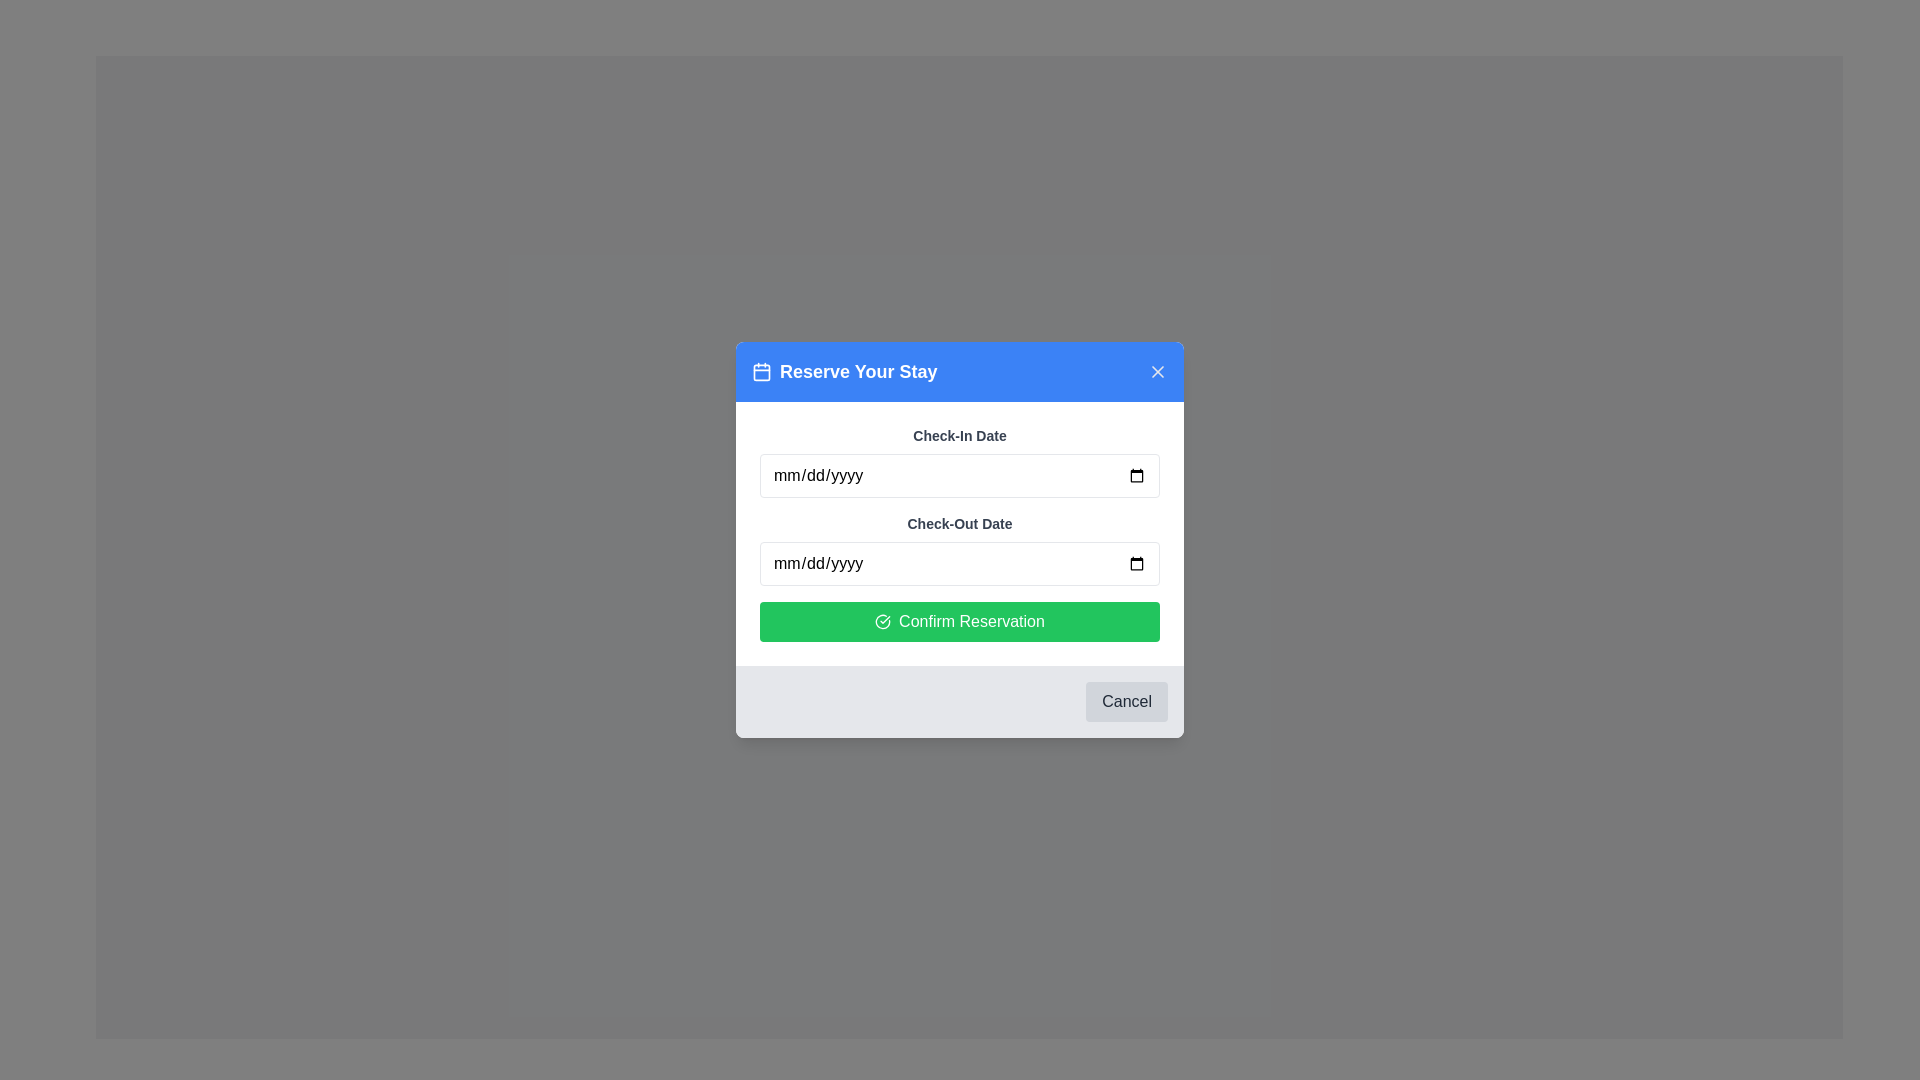 The image size is (1920, 1080). I want to click on the informational text block at the top-left corner of the blue rectangular header bar in the modal dialog, which indicates the purpose of the dialog for reserving a stay, so click(844, 371).